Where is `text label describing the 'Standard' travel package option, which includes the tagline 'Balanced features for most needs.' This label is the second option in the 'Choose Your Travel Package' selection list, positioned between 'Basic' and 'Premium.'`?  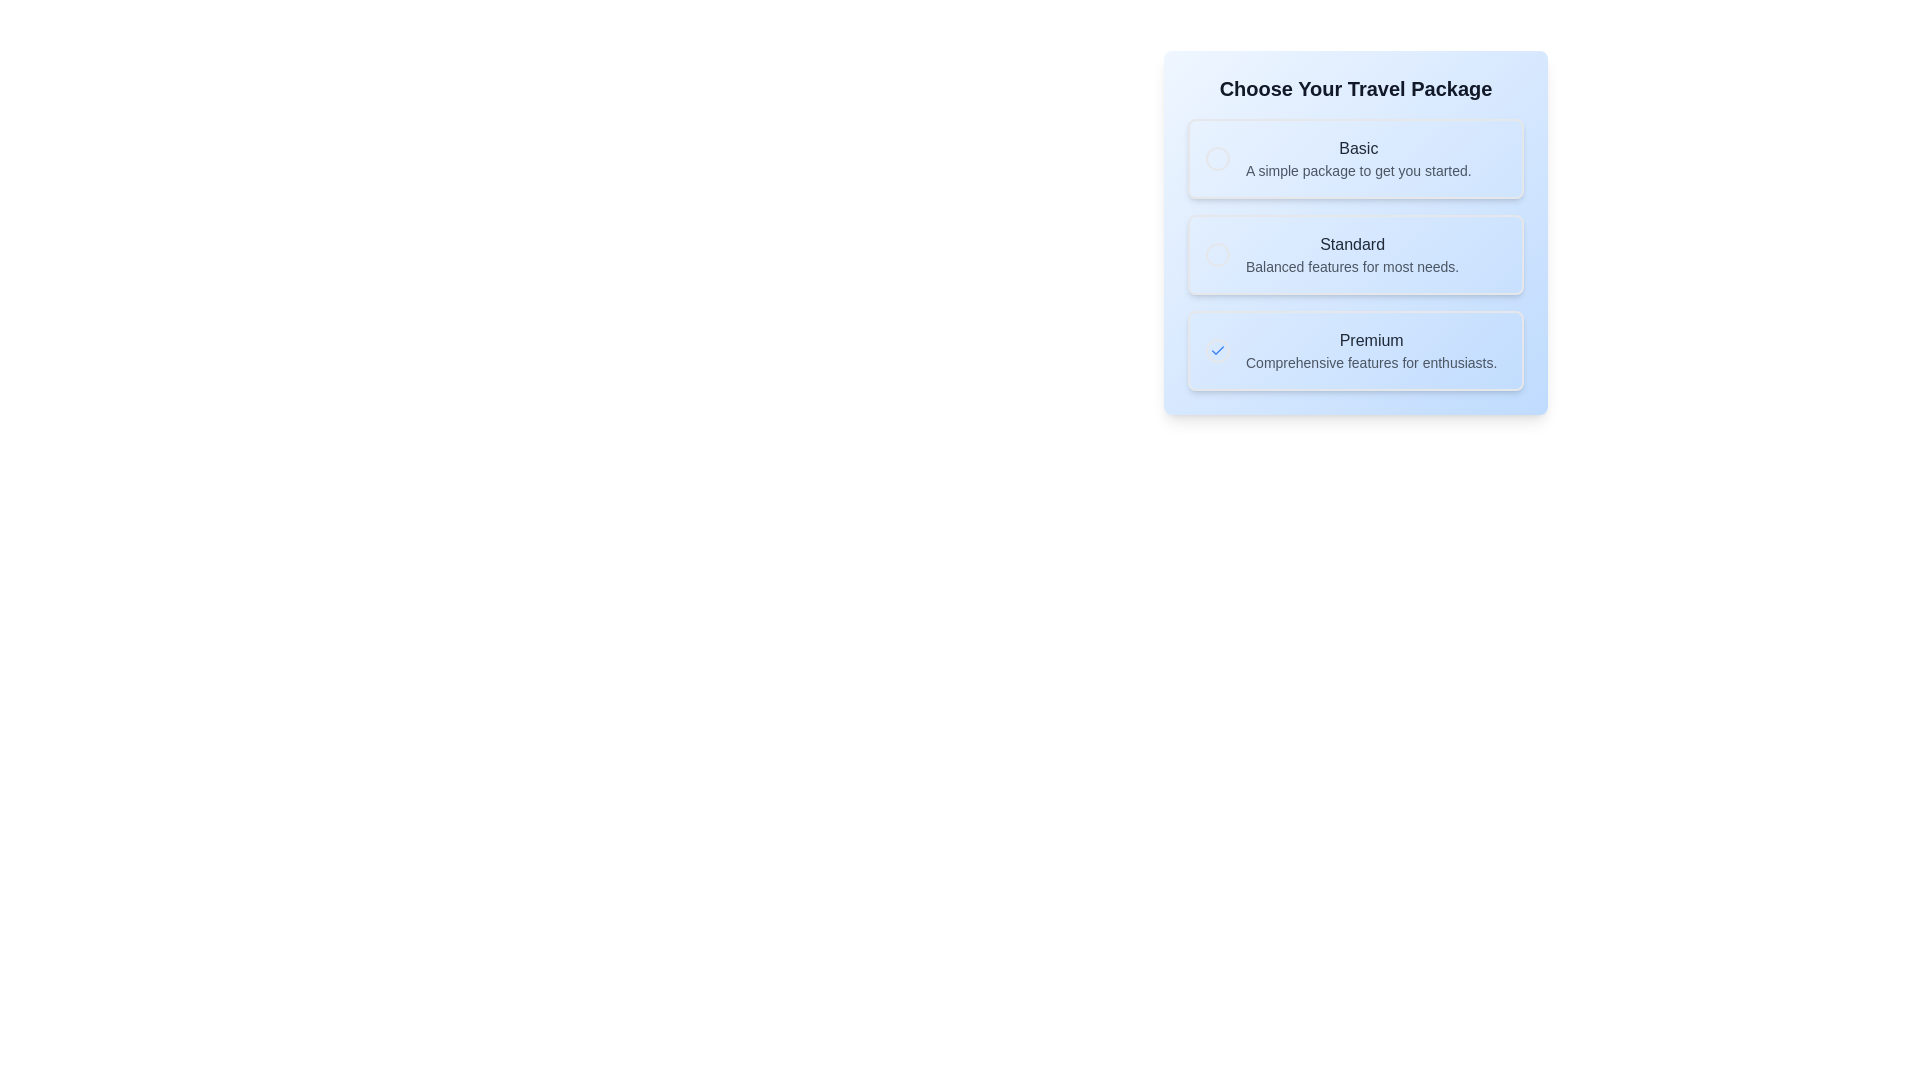
text label describing the 'Standard' travel package option, which includes the tagline 'Balanced features for most needs.' This label is the second option in the 'Choose Your Travel Package' selection list, positioned between 'Basic' and 'Premium.' is located at coordinates (1352, 253).